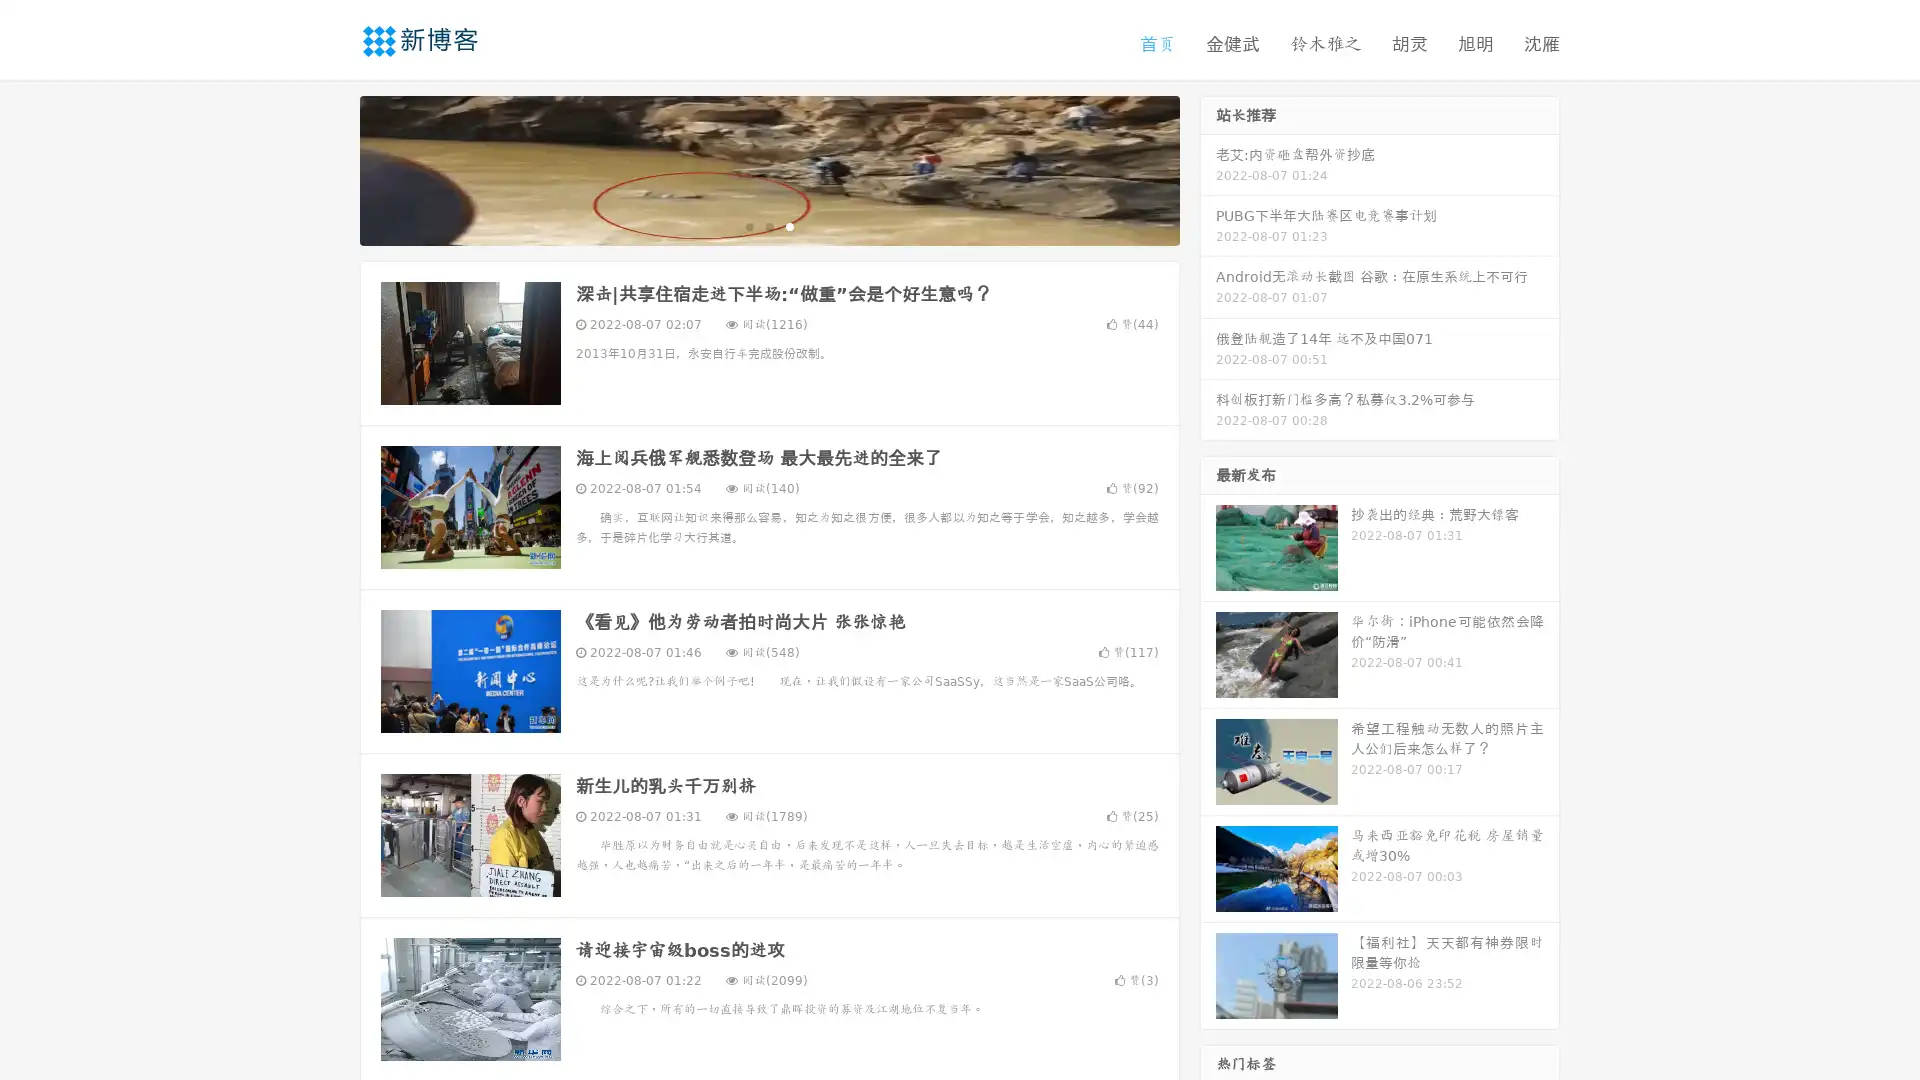 The image size is (1920, 1080). What do you see at coordinates (789, 225) in the screenshot?
I see `Go to slide 3` at bounding box center [789, 225].